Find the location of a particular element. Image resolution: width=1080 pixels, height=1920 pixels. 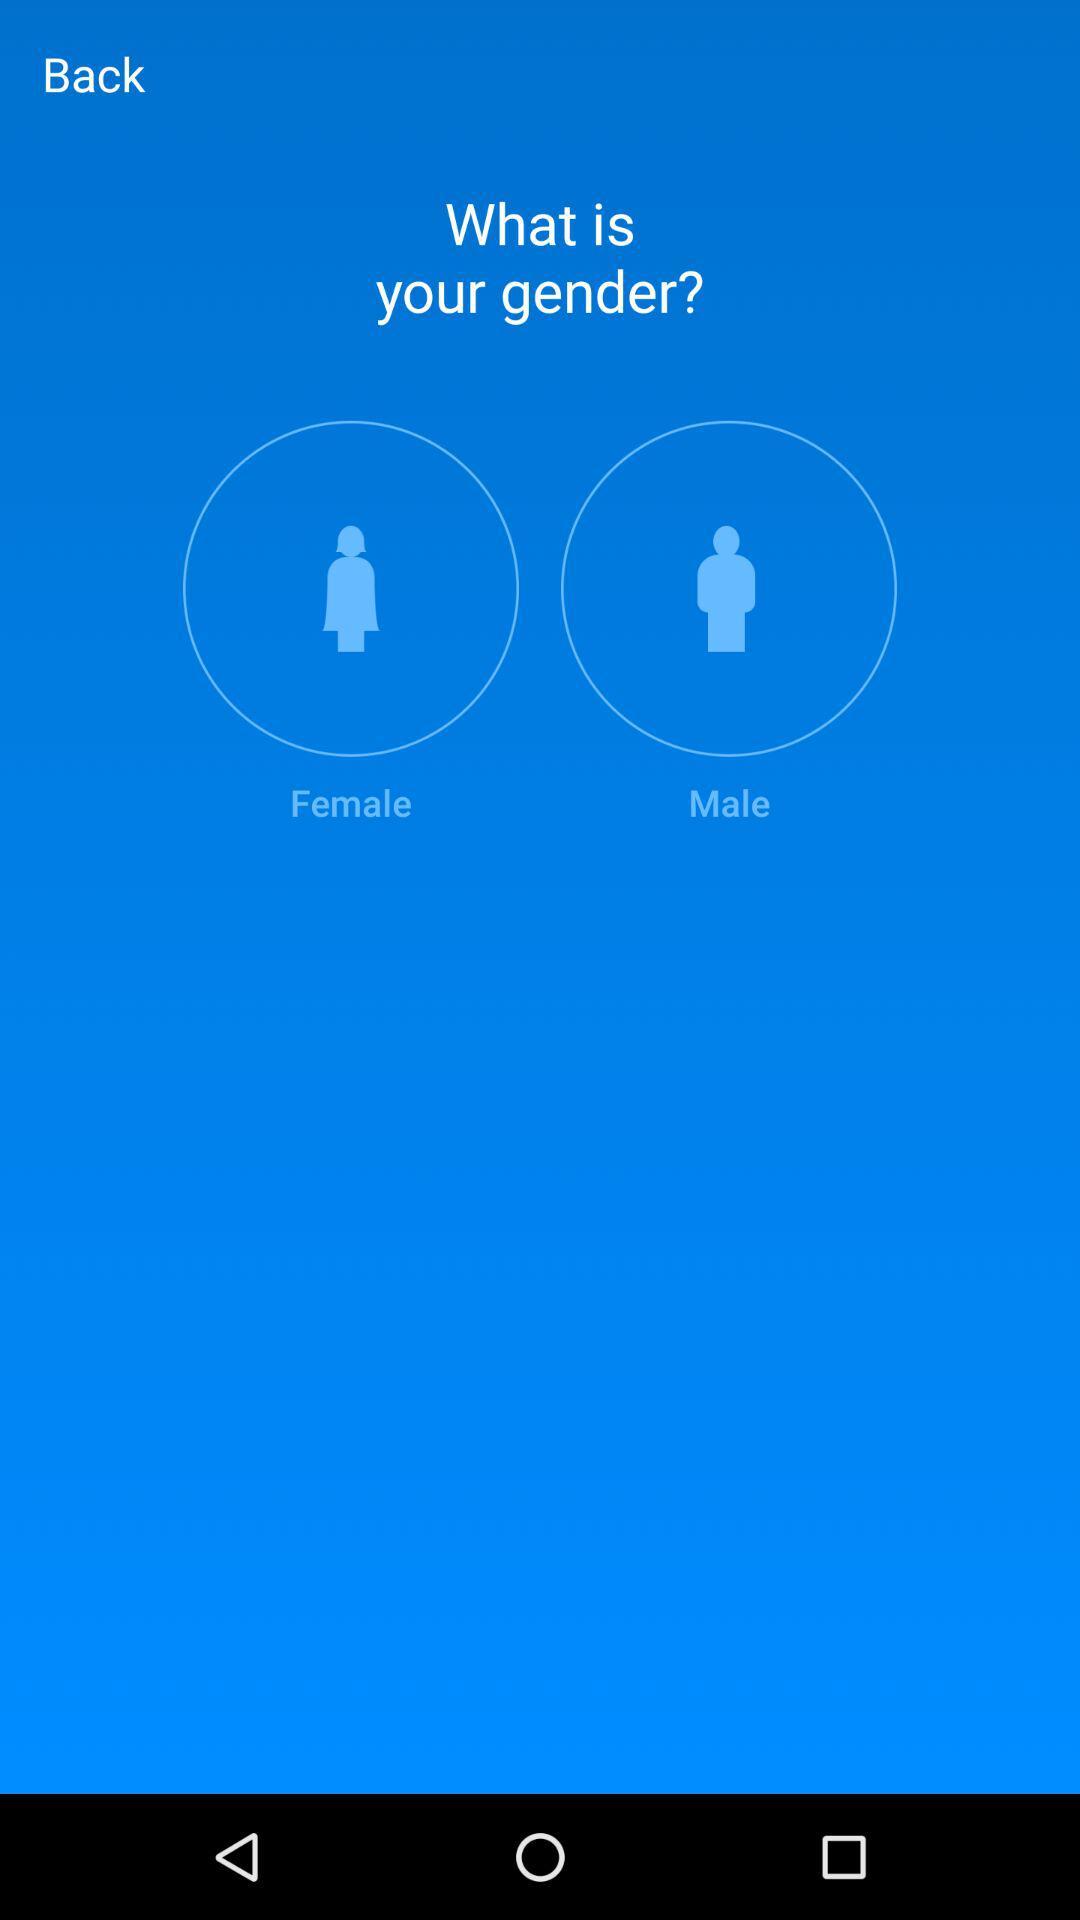

back is located at coordinates (93, 73).